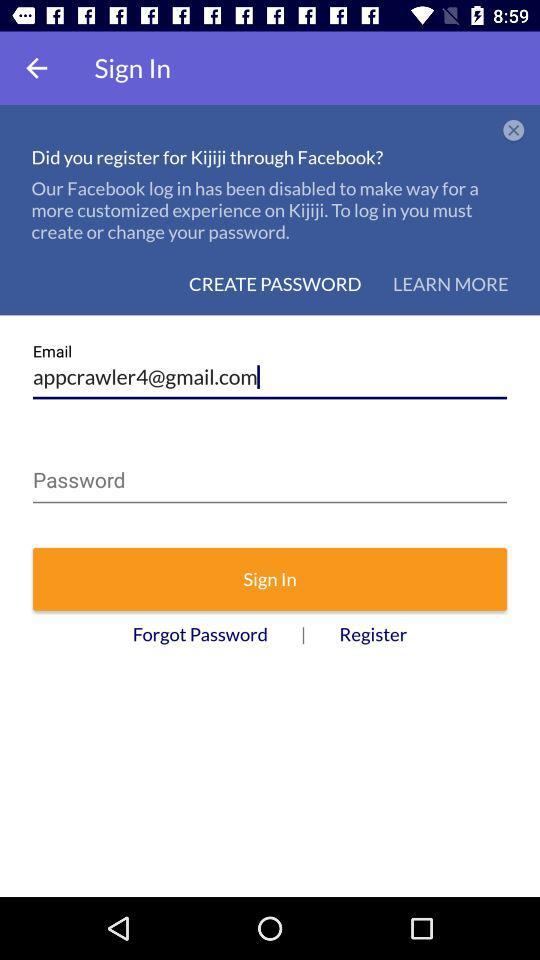 The width and height of the screenshot is (540, 960). Describe the element at coordinates (200, 633) in the screenshot. I see `the forgot password` at that location.